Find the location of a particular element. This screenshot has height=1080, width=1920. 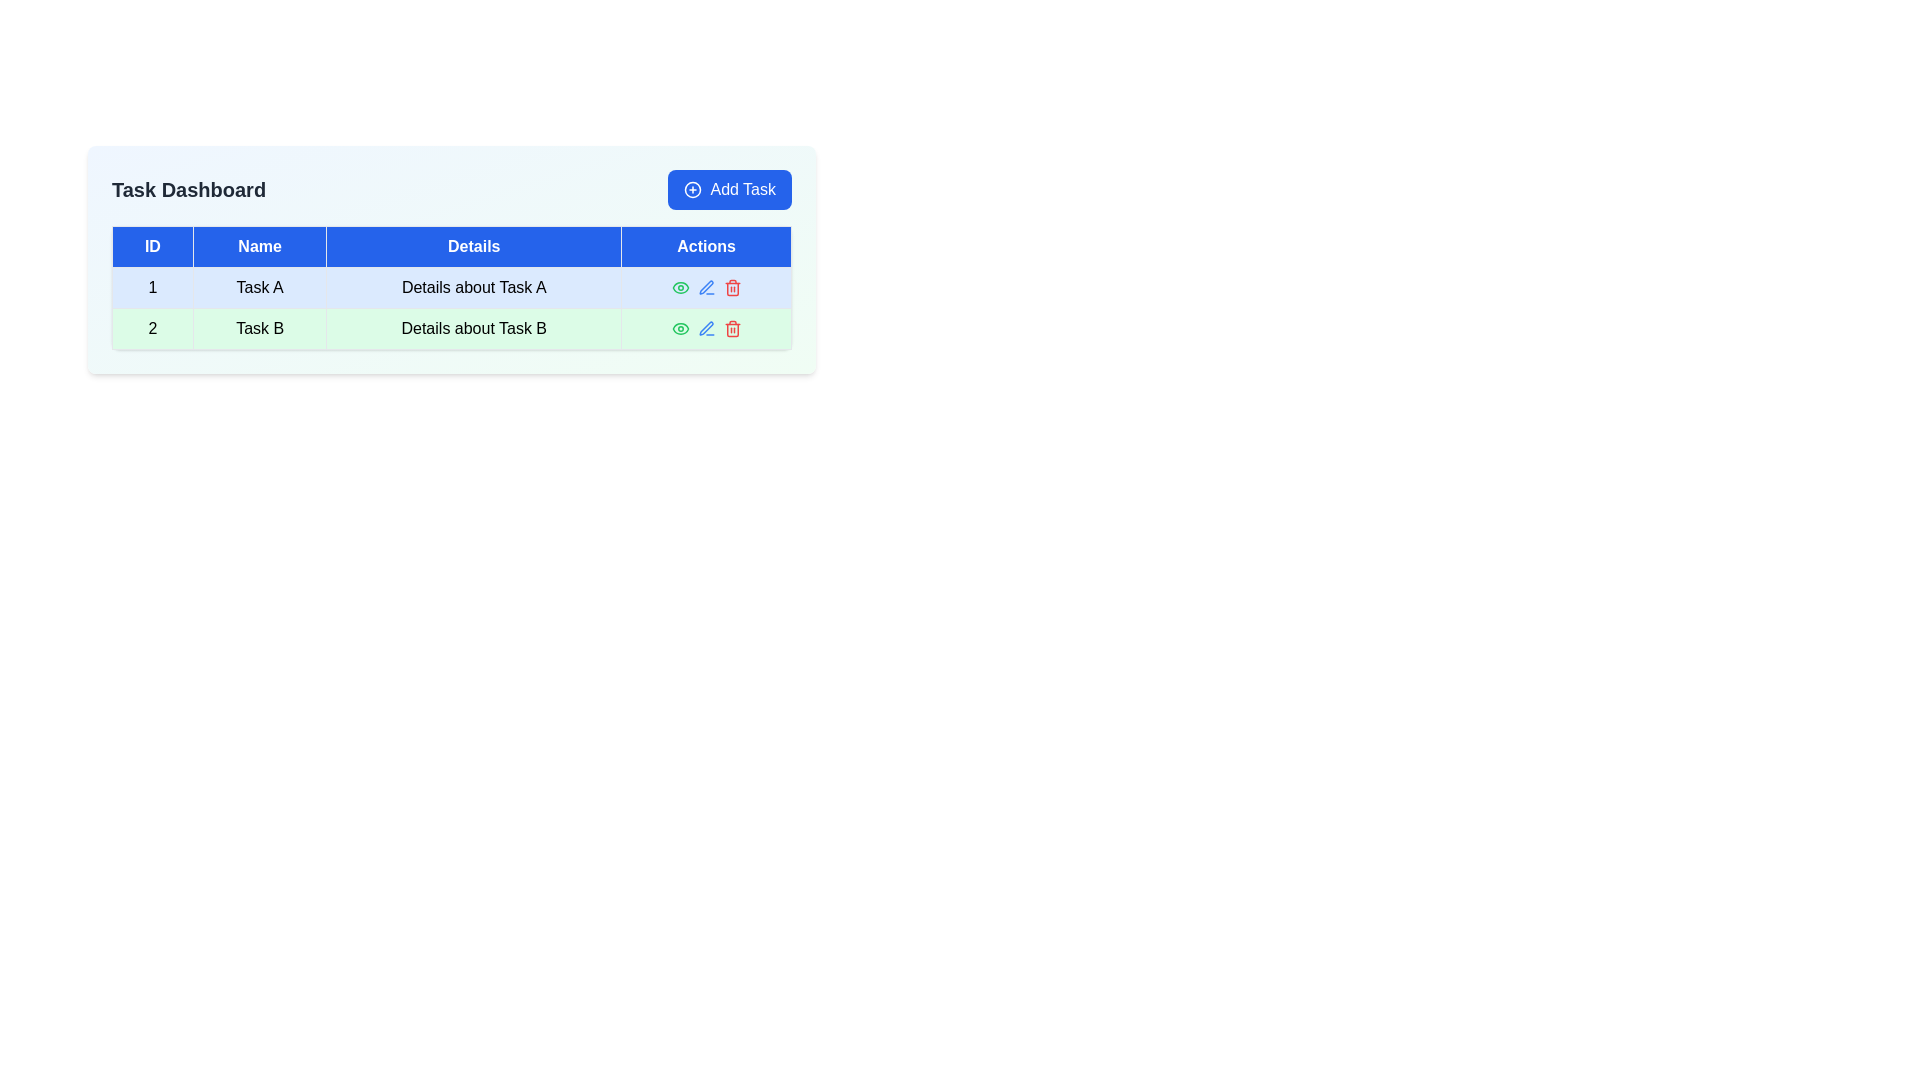

the 'Actions' section of the table for 'Task A' is located at coordinates (706, 288).